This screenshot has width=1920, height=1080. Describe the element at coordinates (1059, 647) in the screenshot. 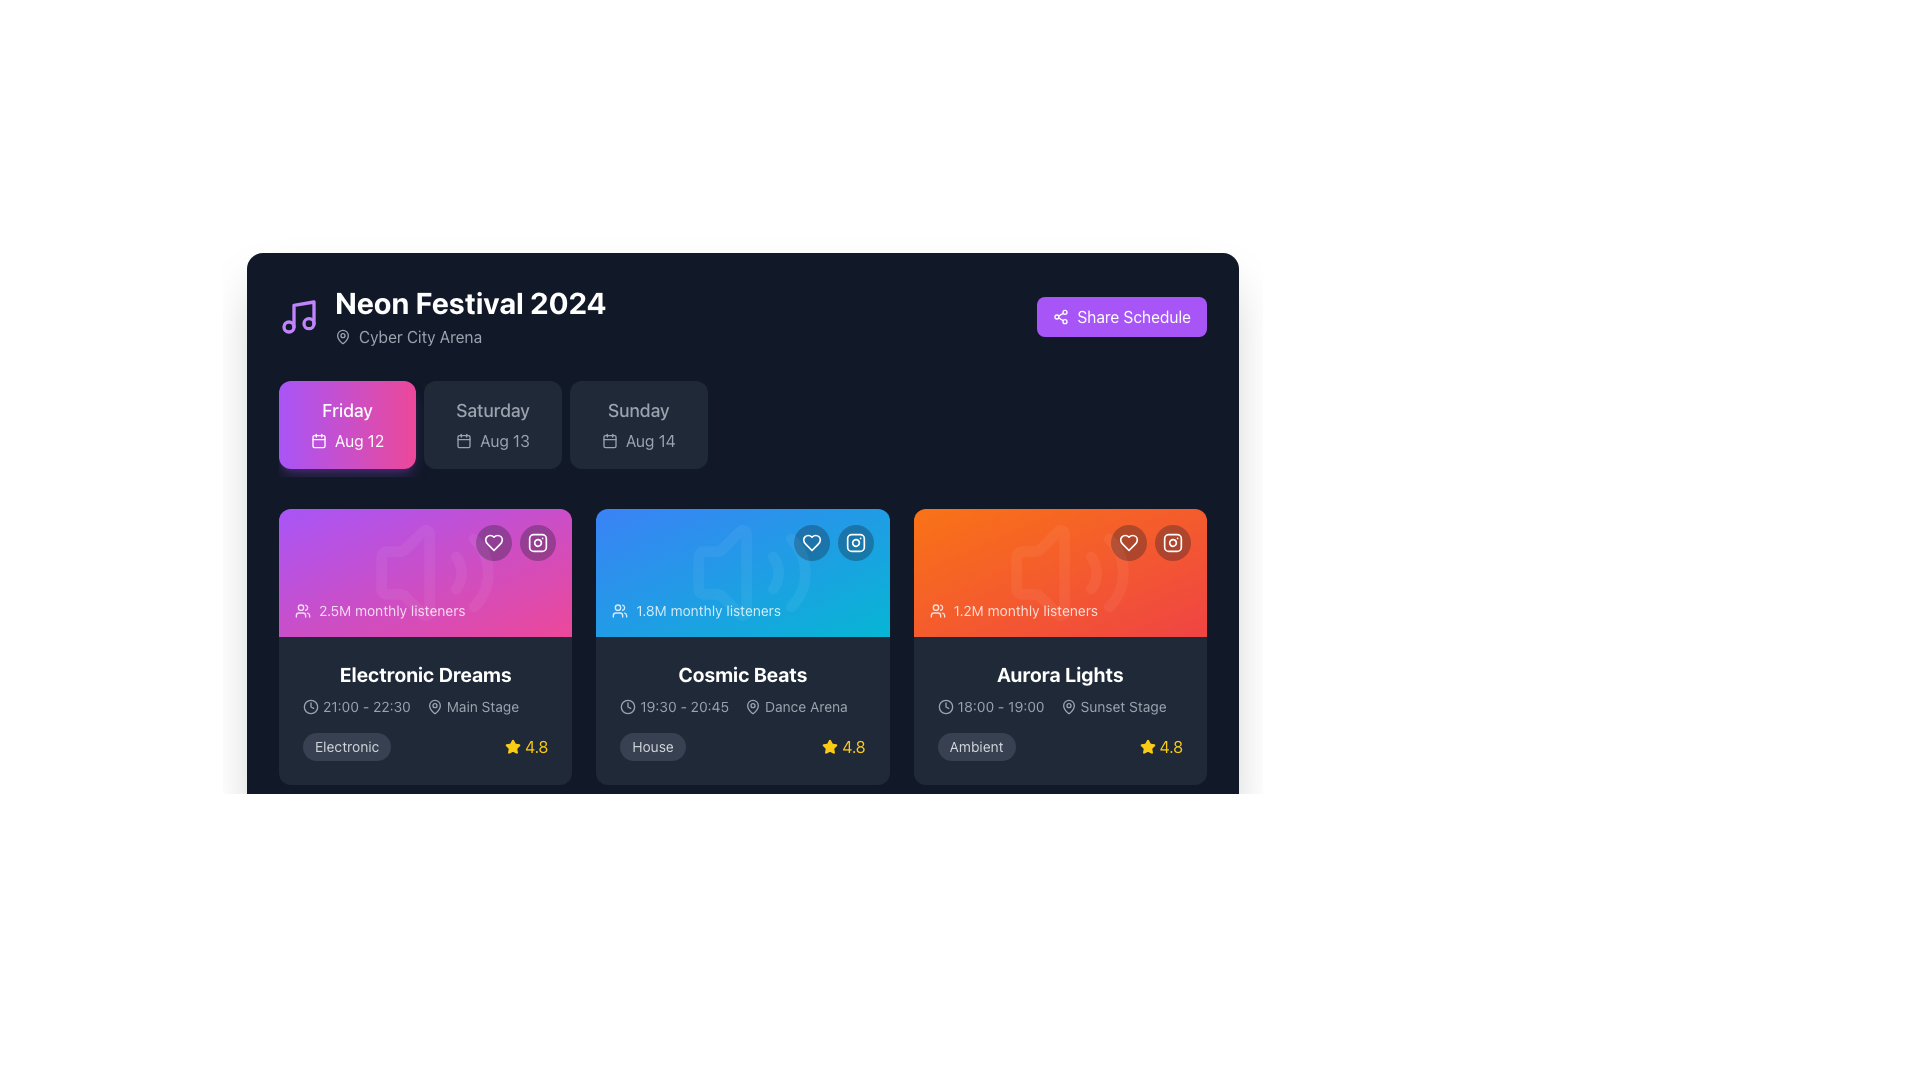

I see `the event card for 'Aurora Lights', which is the third card in the layout under 'Friday Aug 12'` at that location.